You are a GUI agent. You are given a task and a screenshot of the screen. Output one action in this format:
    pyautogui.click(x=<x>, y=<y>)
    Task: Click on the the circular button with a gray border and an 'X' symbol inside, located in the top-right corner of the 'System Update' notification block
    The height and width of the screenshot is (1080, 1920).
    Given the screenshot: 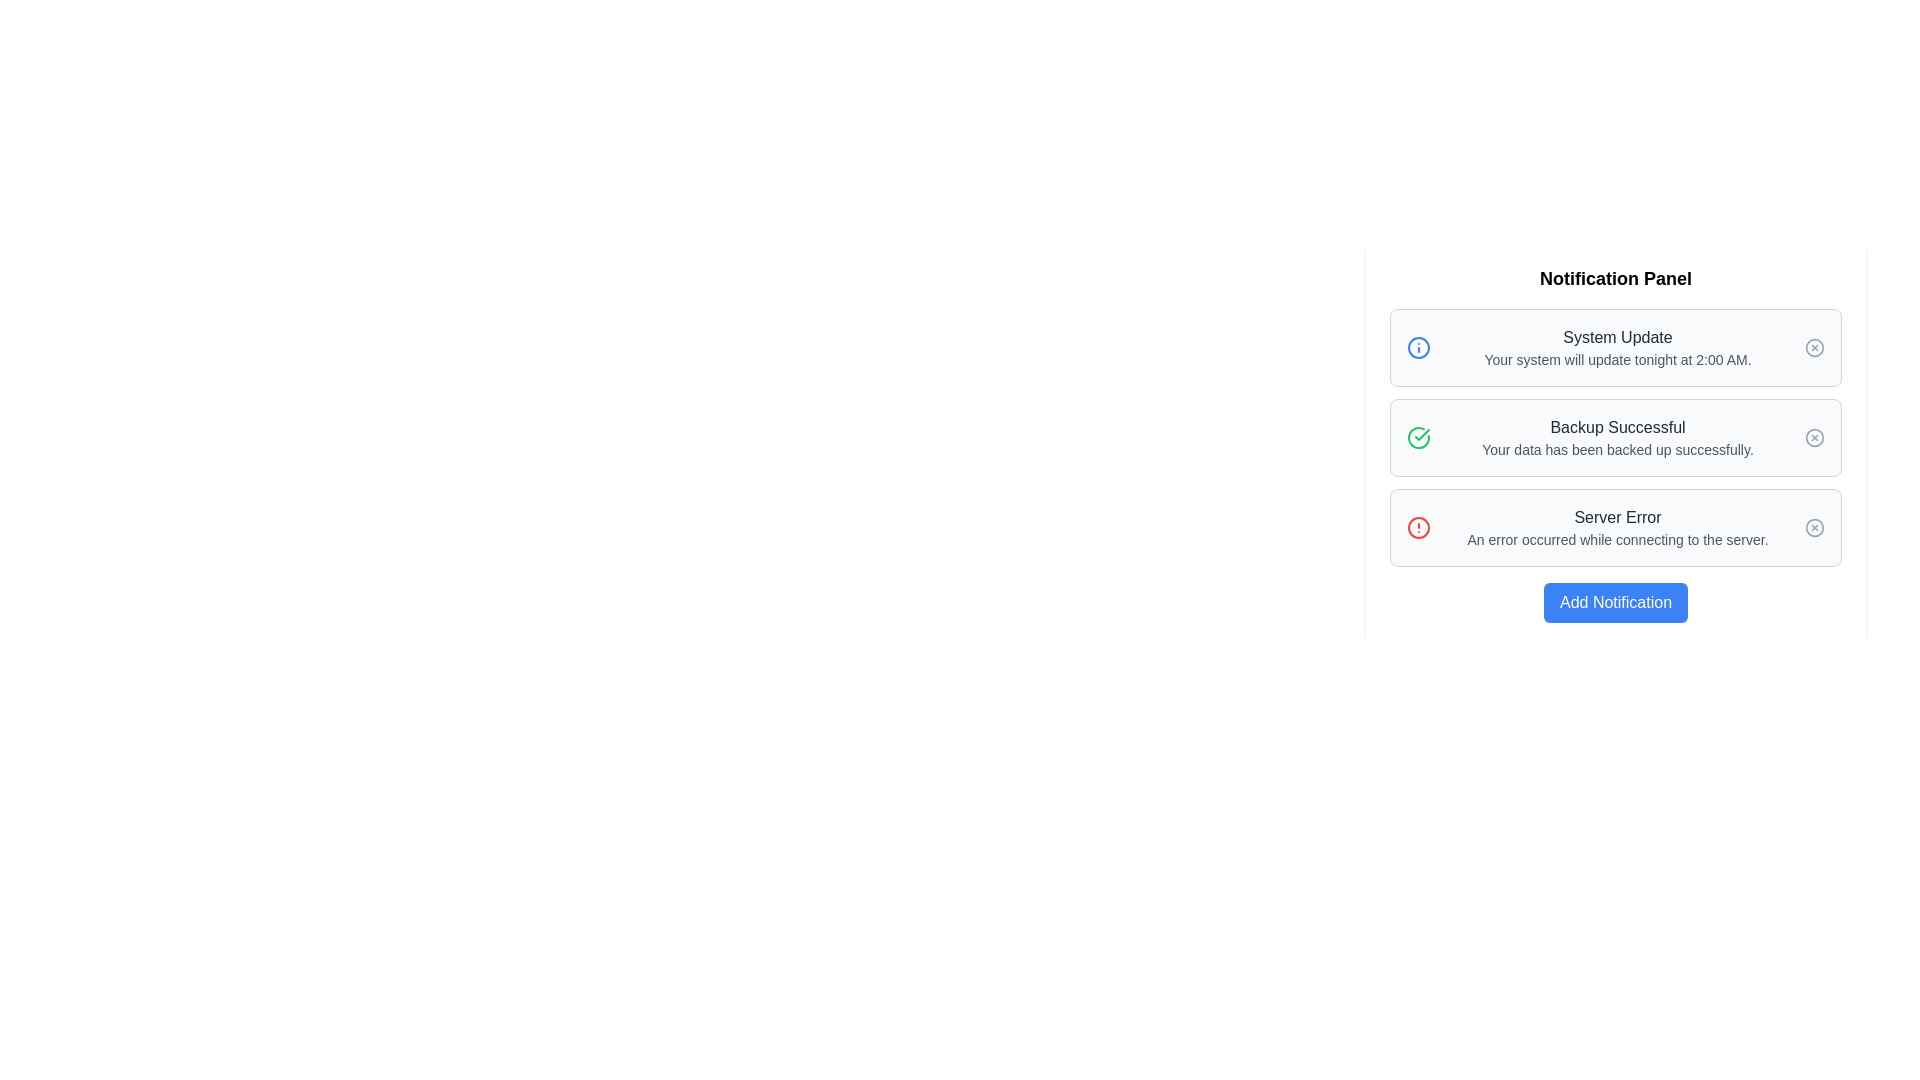 What is the action you would take?
    pyautogui.click(x=1814, y=346)
    